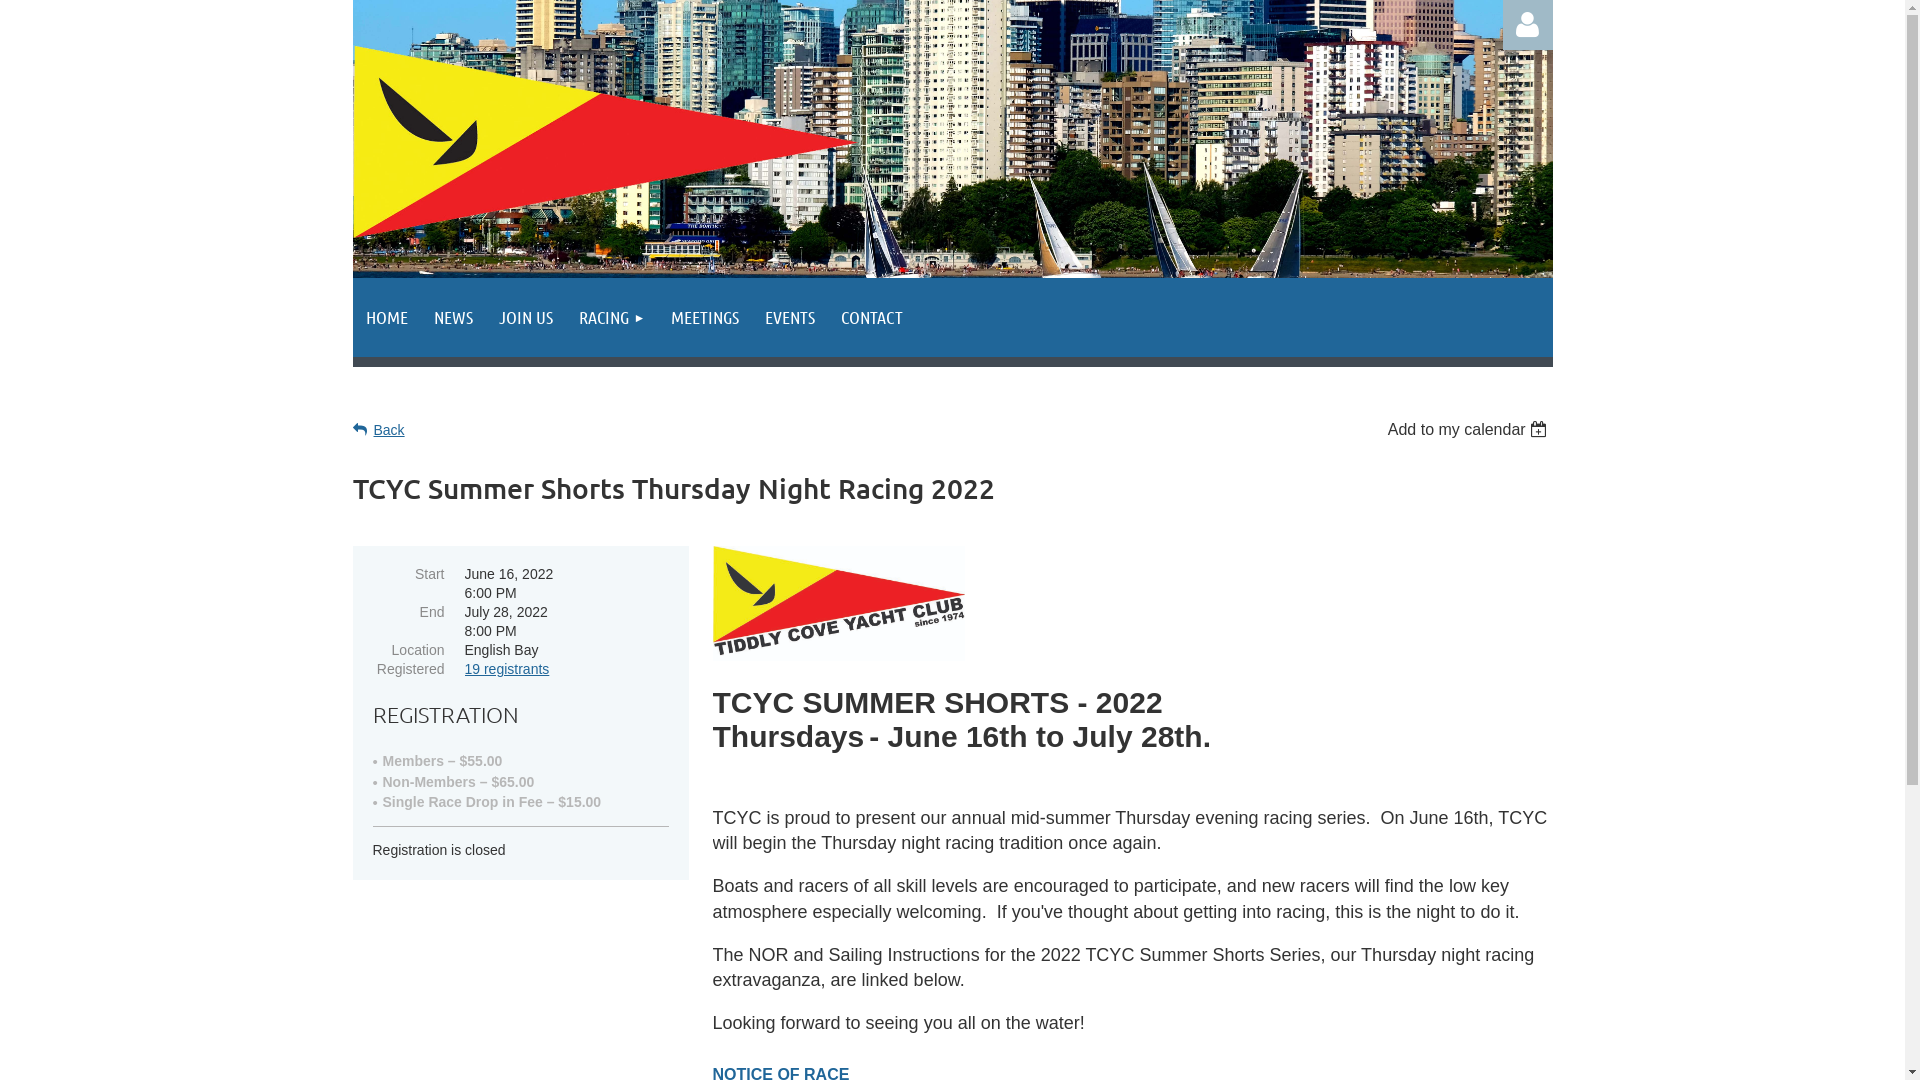  Describe the element at coordinates (872, 316) in the screenshot. I see `'CONTACT'` at that location.